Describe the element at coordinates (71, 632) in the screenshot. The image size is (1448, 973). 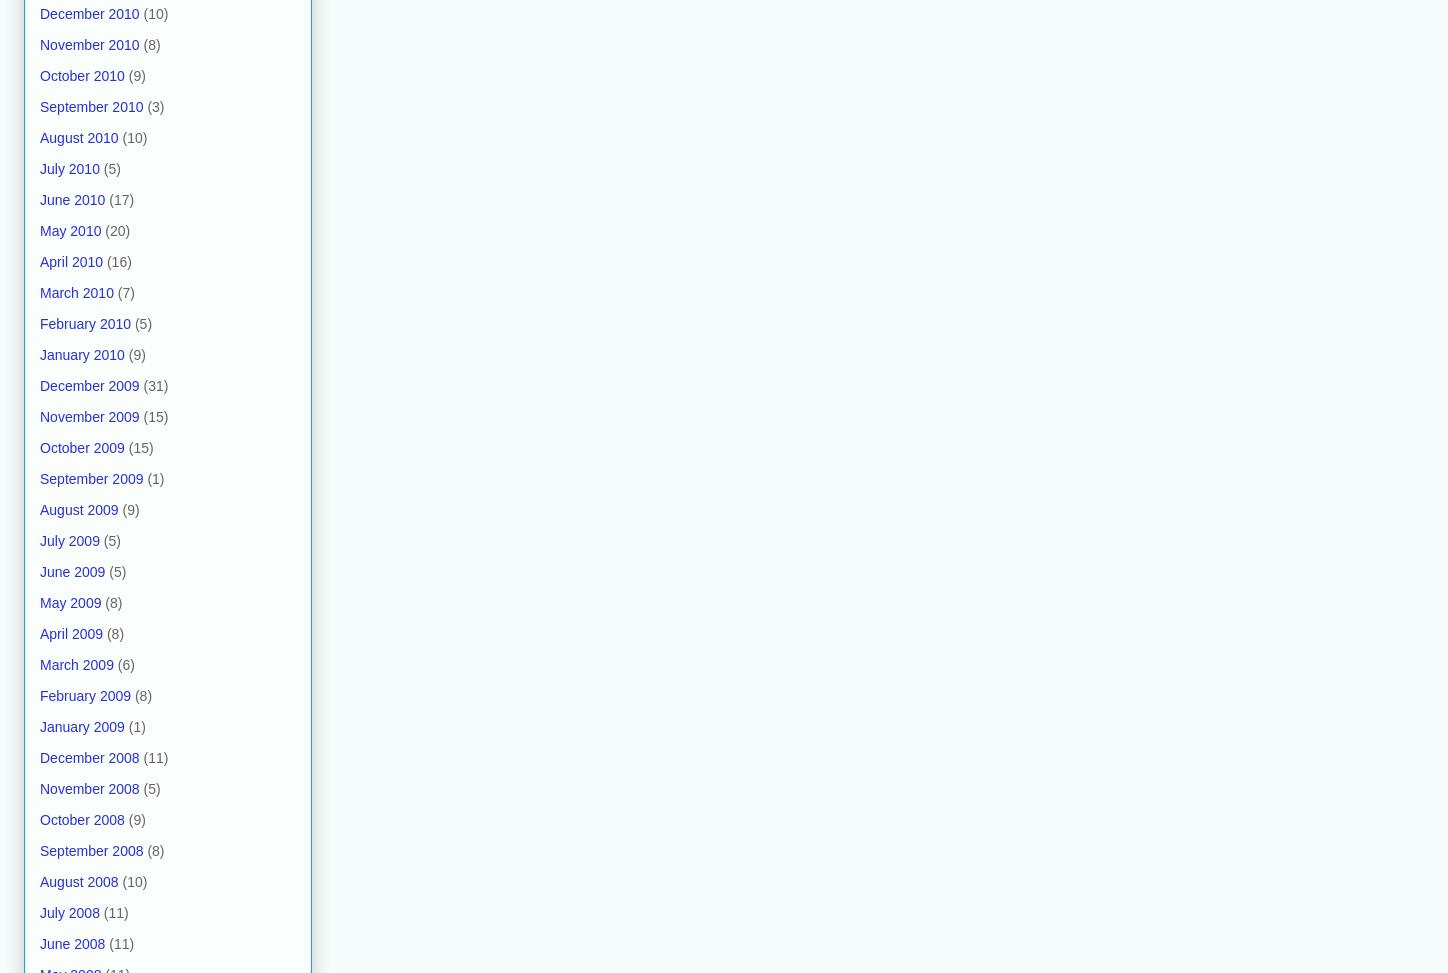
I see `'April 2009'` at that location.